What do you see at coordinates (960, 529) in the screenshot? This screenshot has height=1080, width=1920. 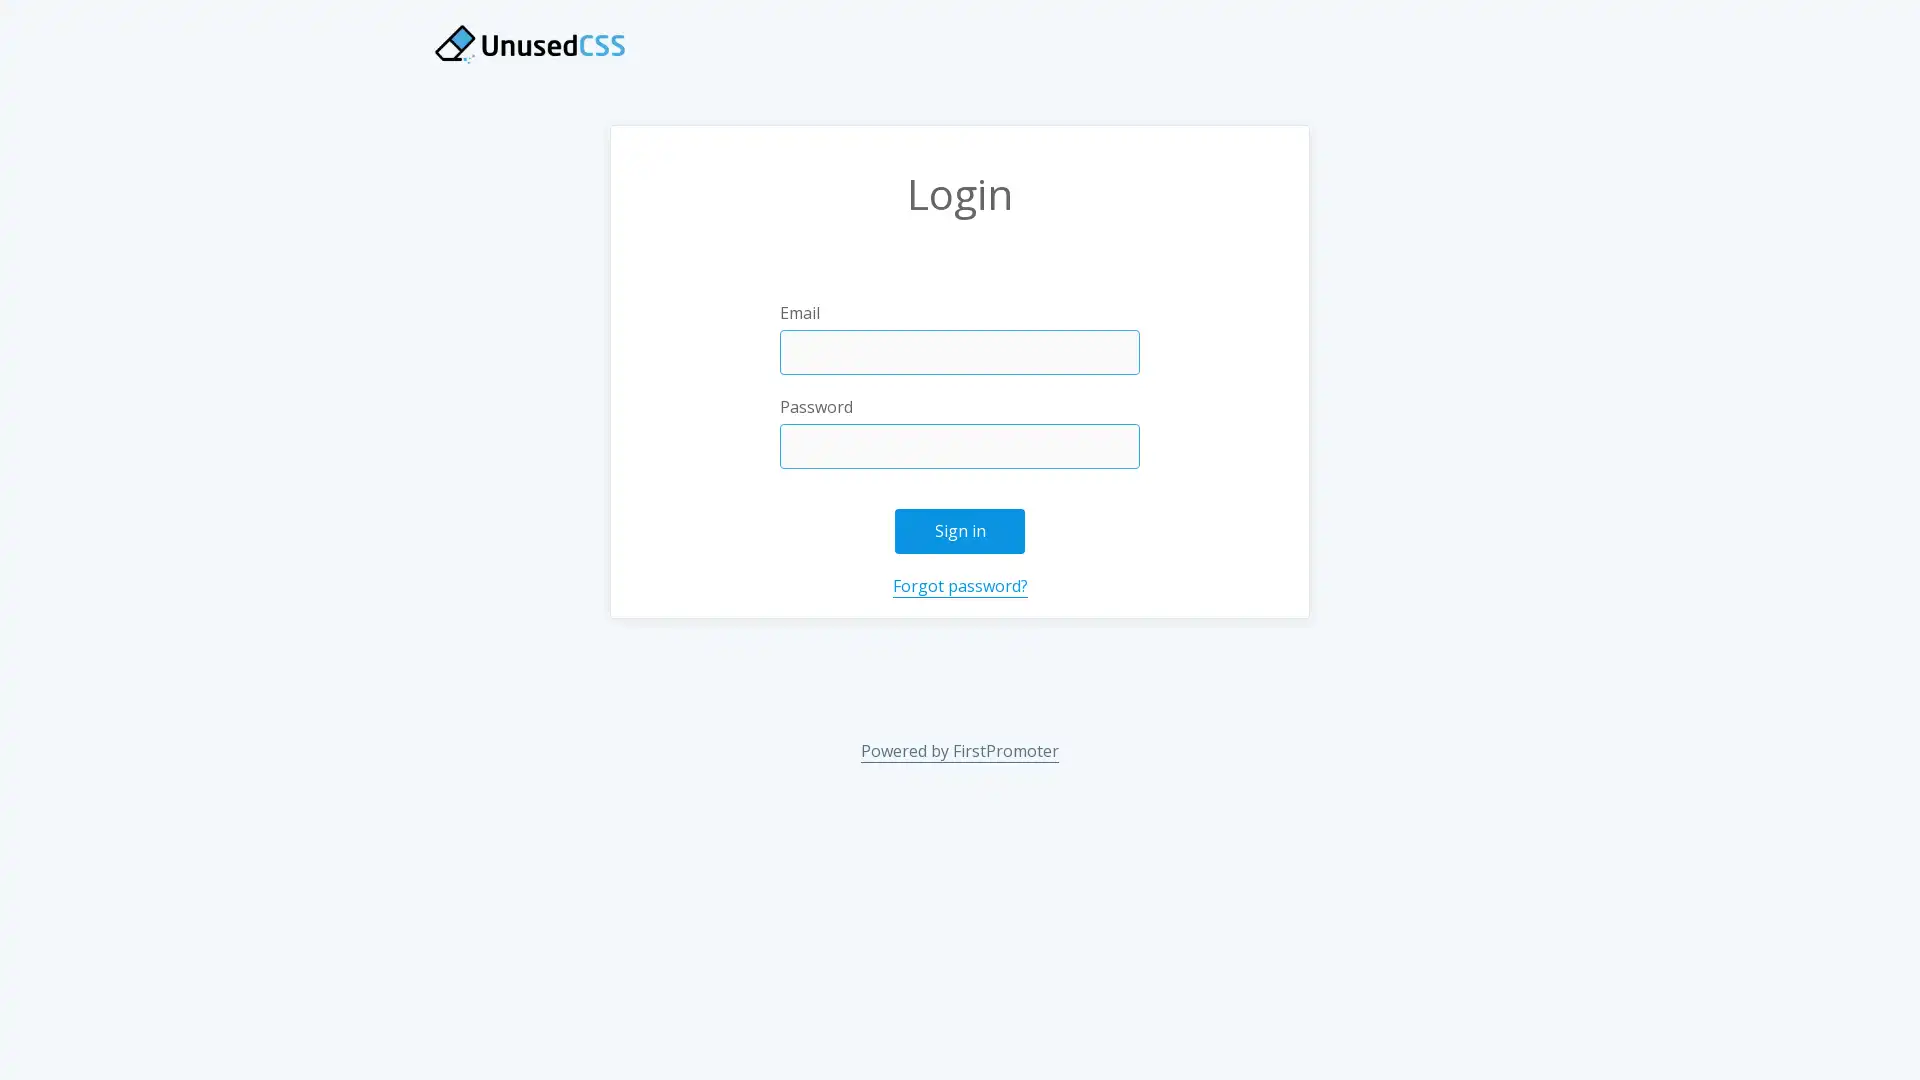 I see `Sign in` at bounding box center [960, 529].